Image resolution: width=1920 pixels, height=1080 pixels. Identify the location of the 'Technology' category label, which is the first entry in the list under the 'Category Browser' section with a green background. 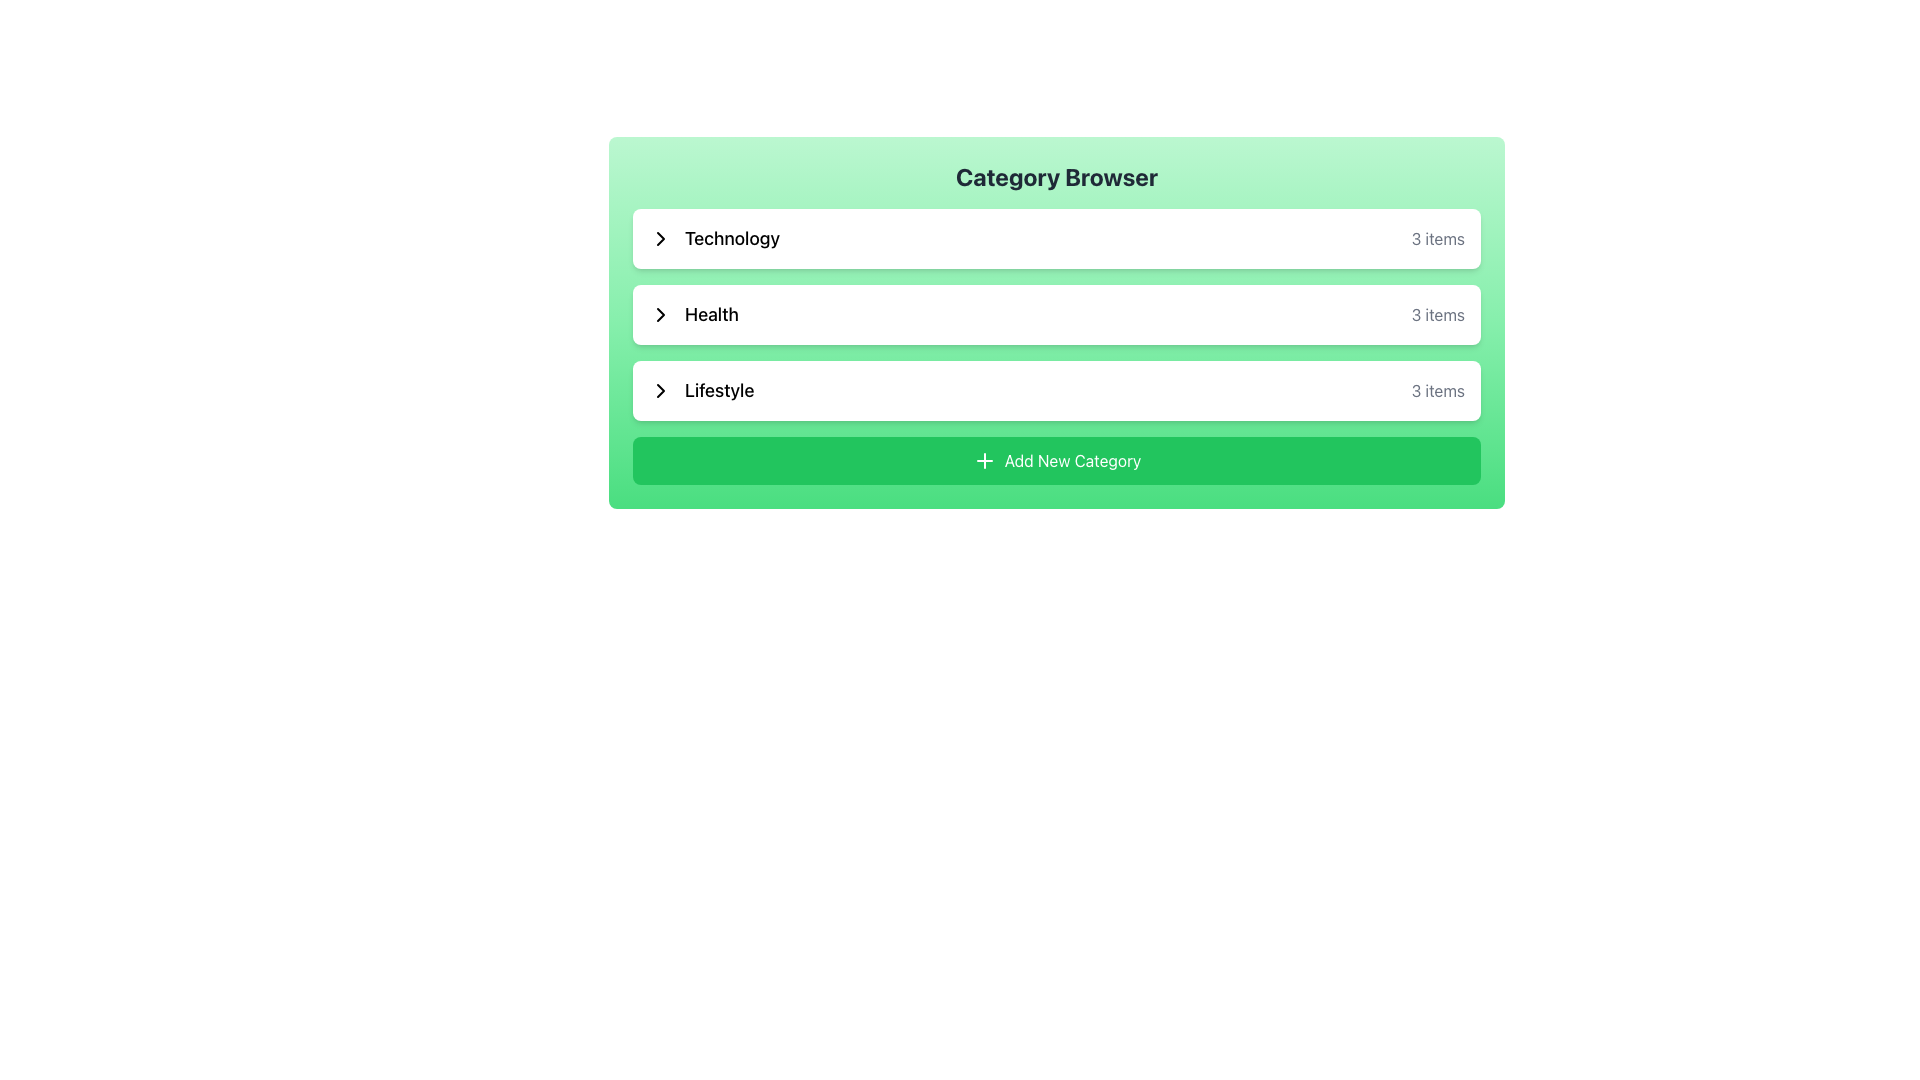
(714, 238).